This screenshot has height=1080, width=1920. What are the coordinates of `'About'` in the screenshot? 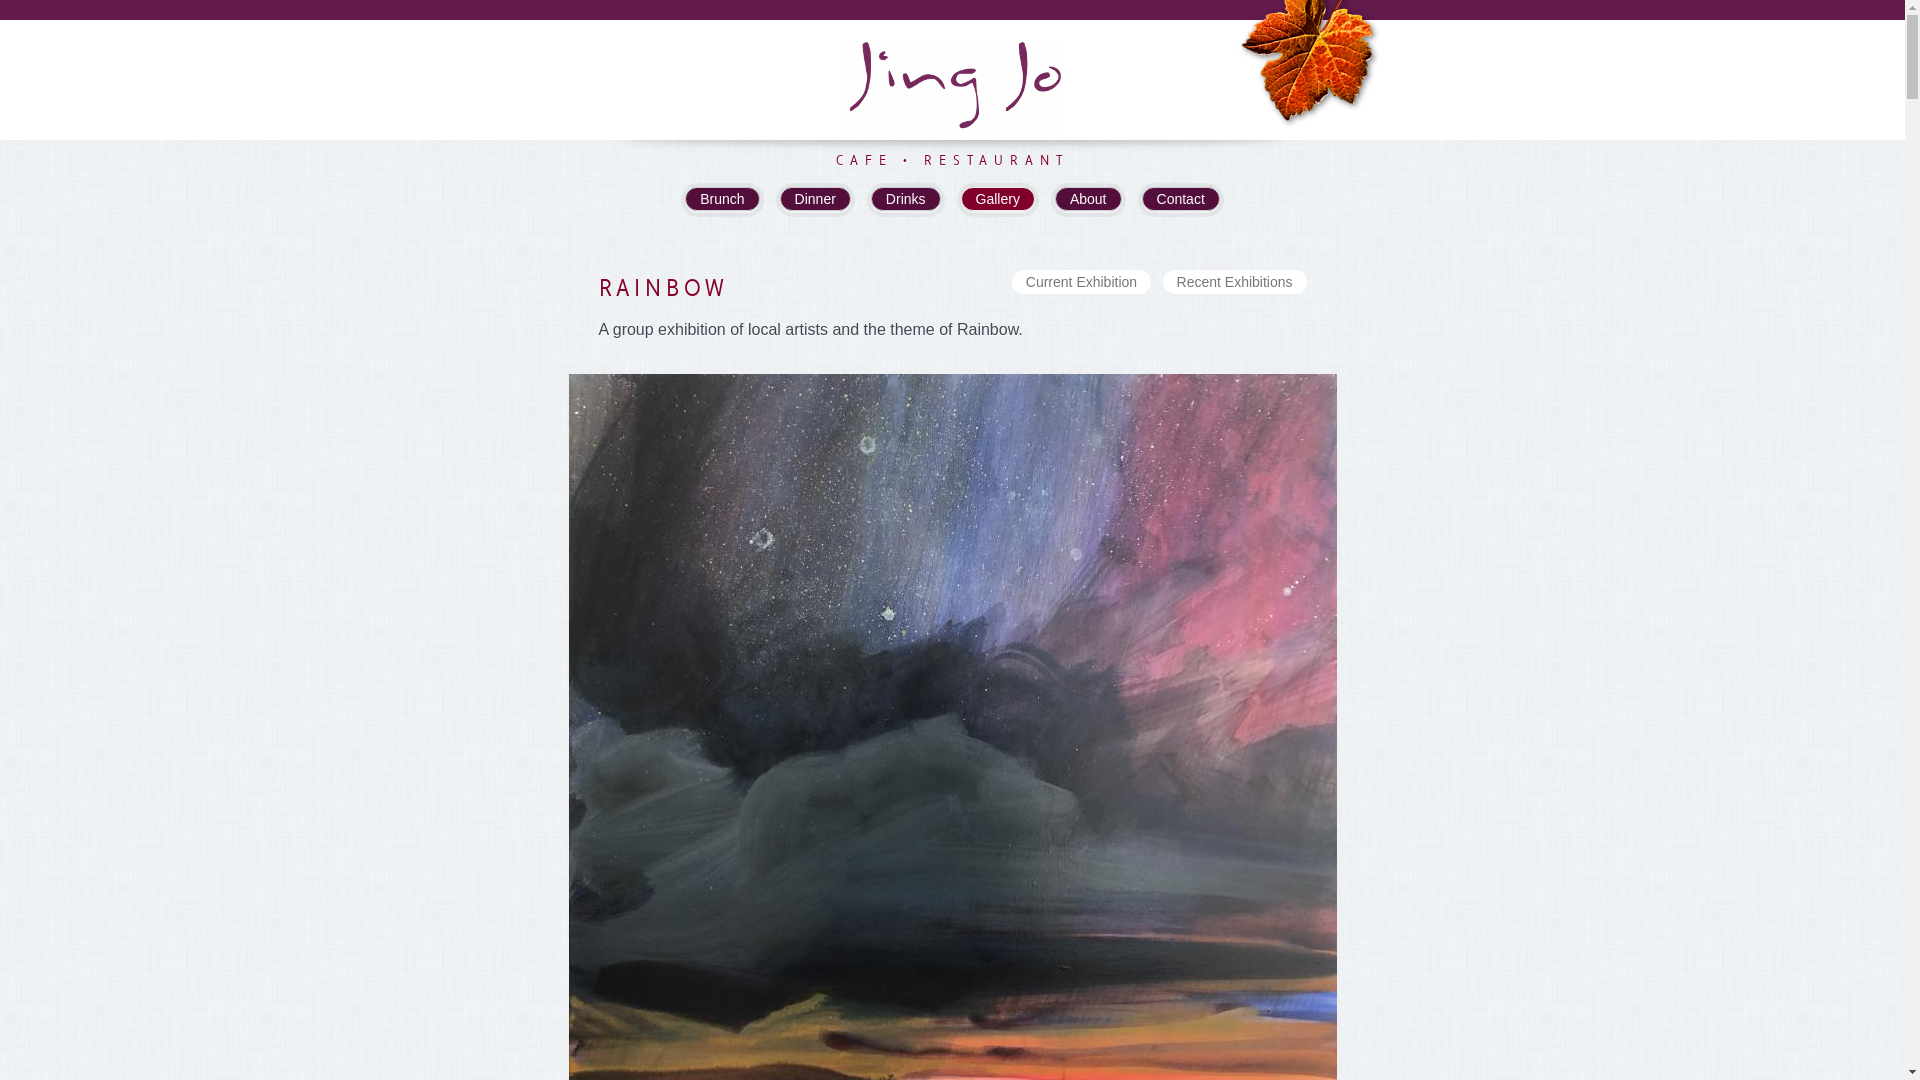 It's located at (1087, 199).